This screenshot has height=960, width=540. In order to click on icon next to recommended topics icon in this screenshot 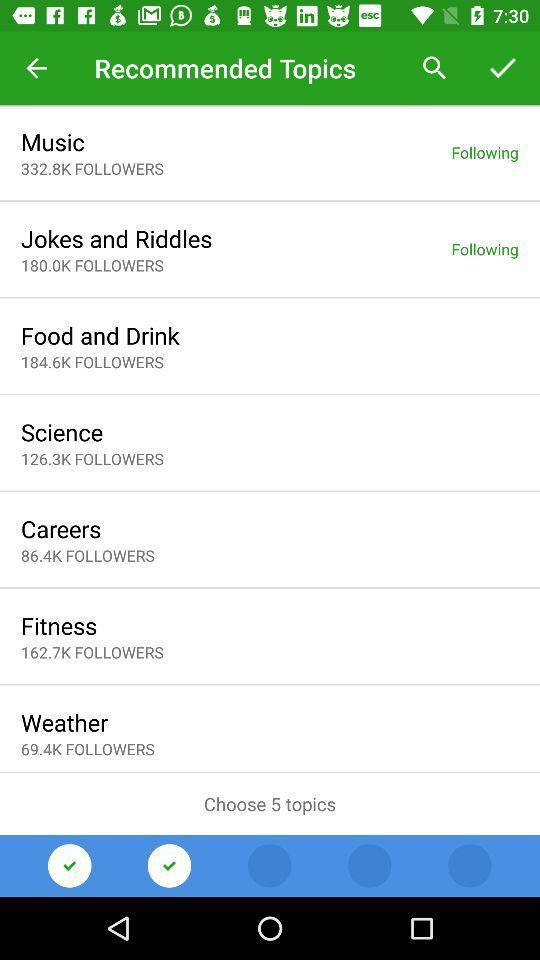, I will do `click(36, 68)`.